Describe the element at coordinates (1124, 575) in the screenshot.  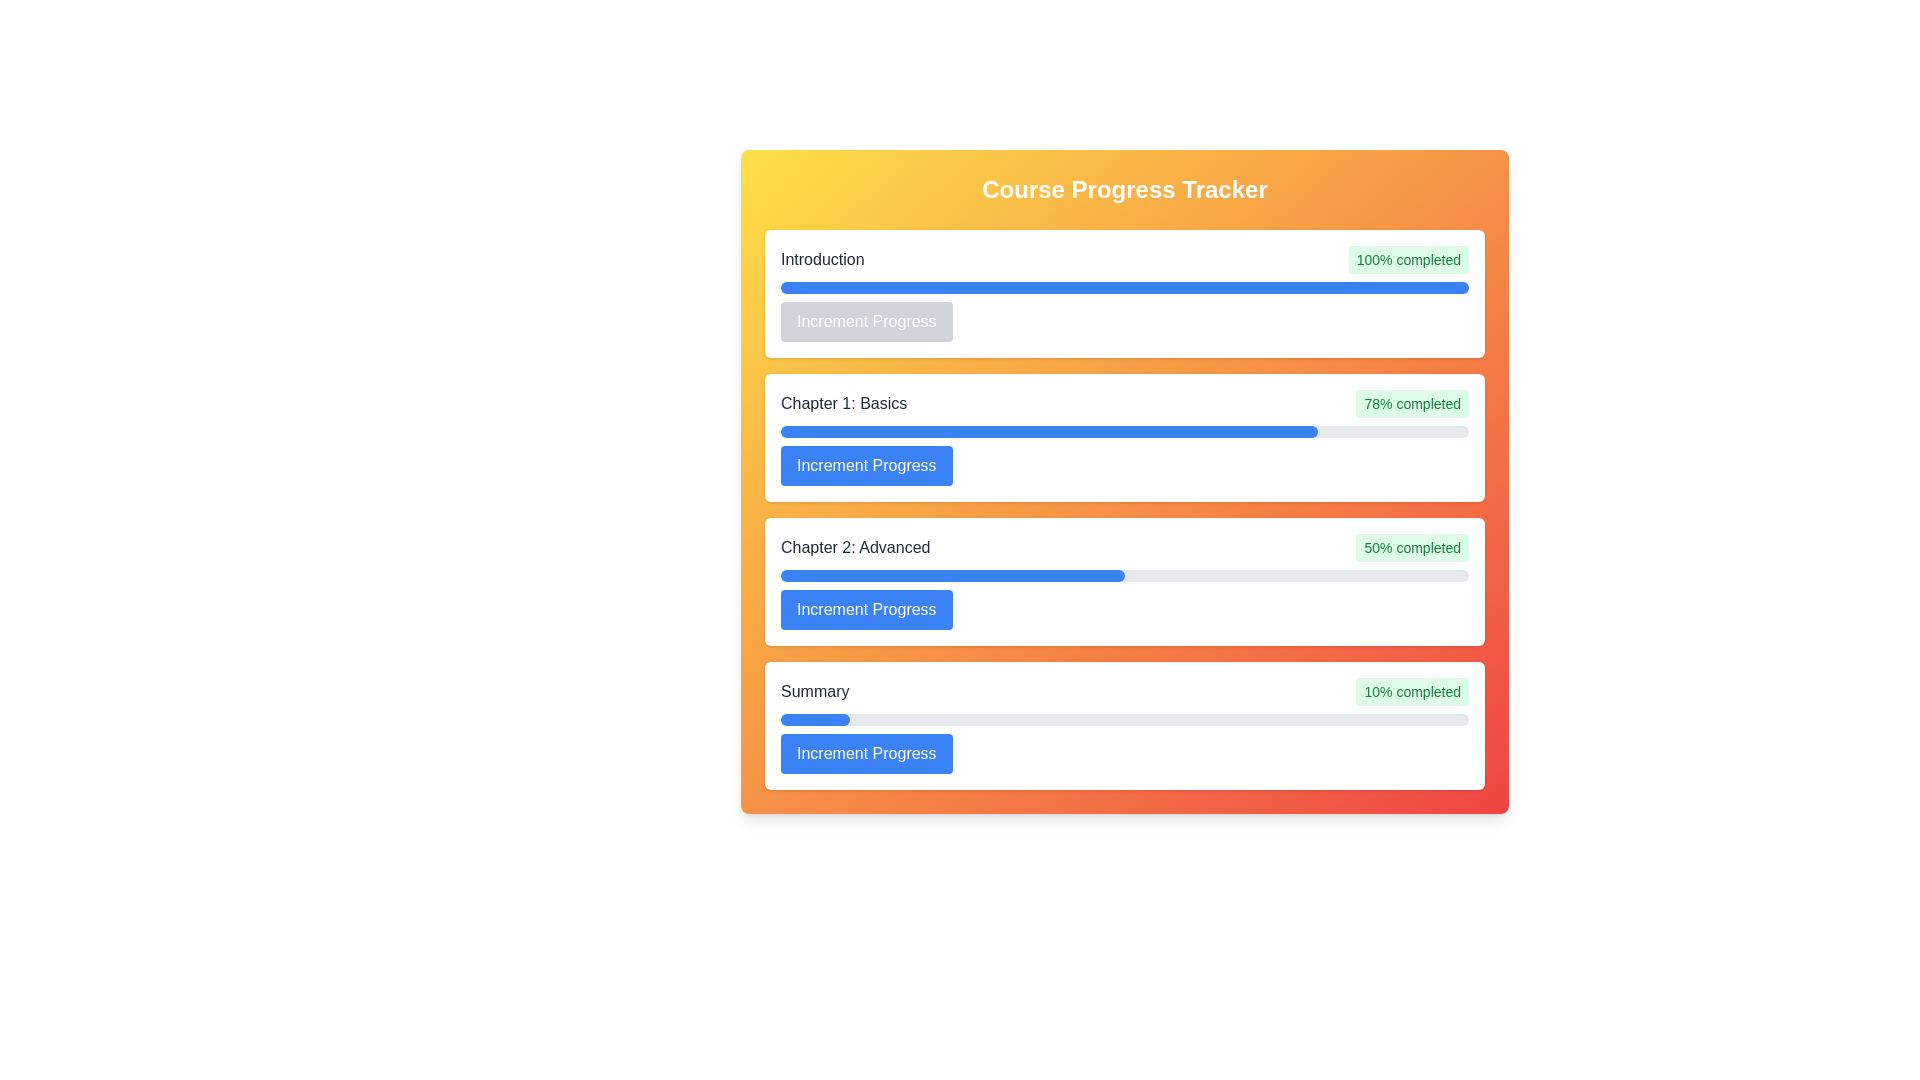
I see `the progress bar indicating the completion status of 'Chapter 2: Advanced' in the course tracker` at that location.